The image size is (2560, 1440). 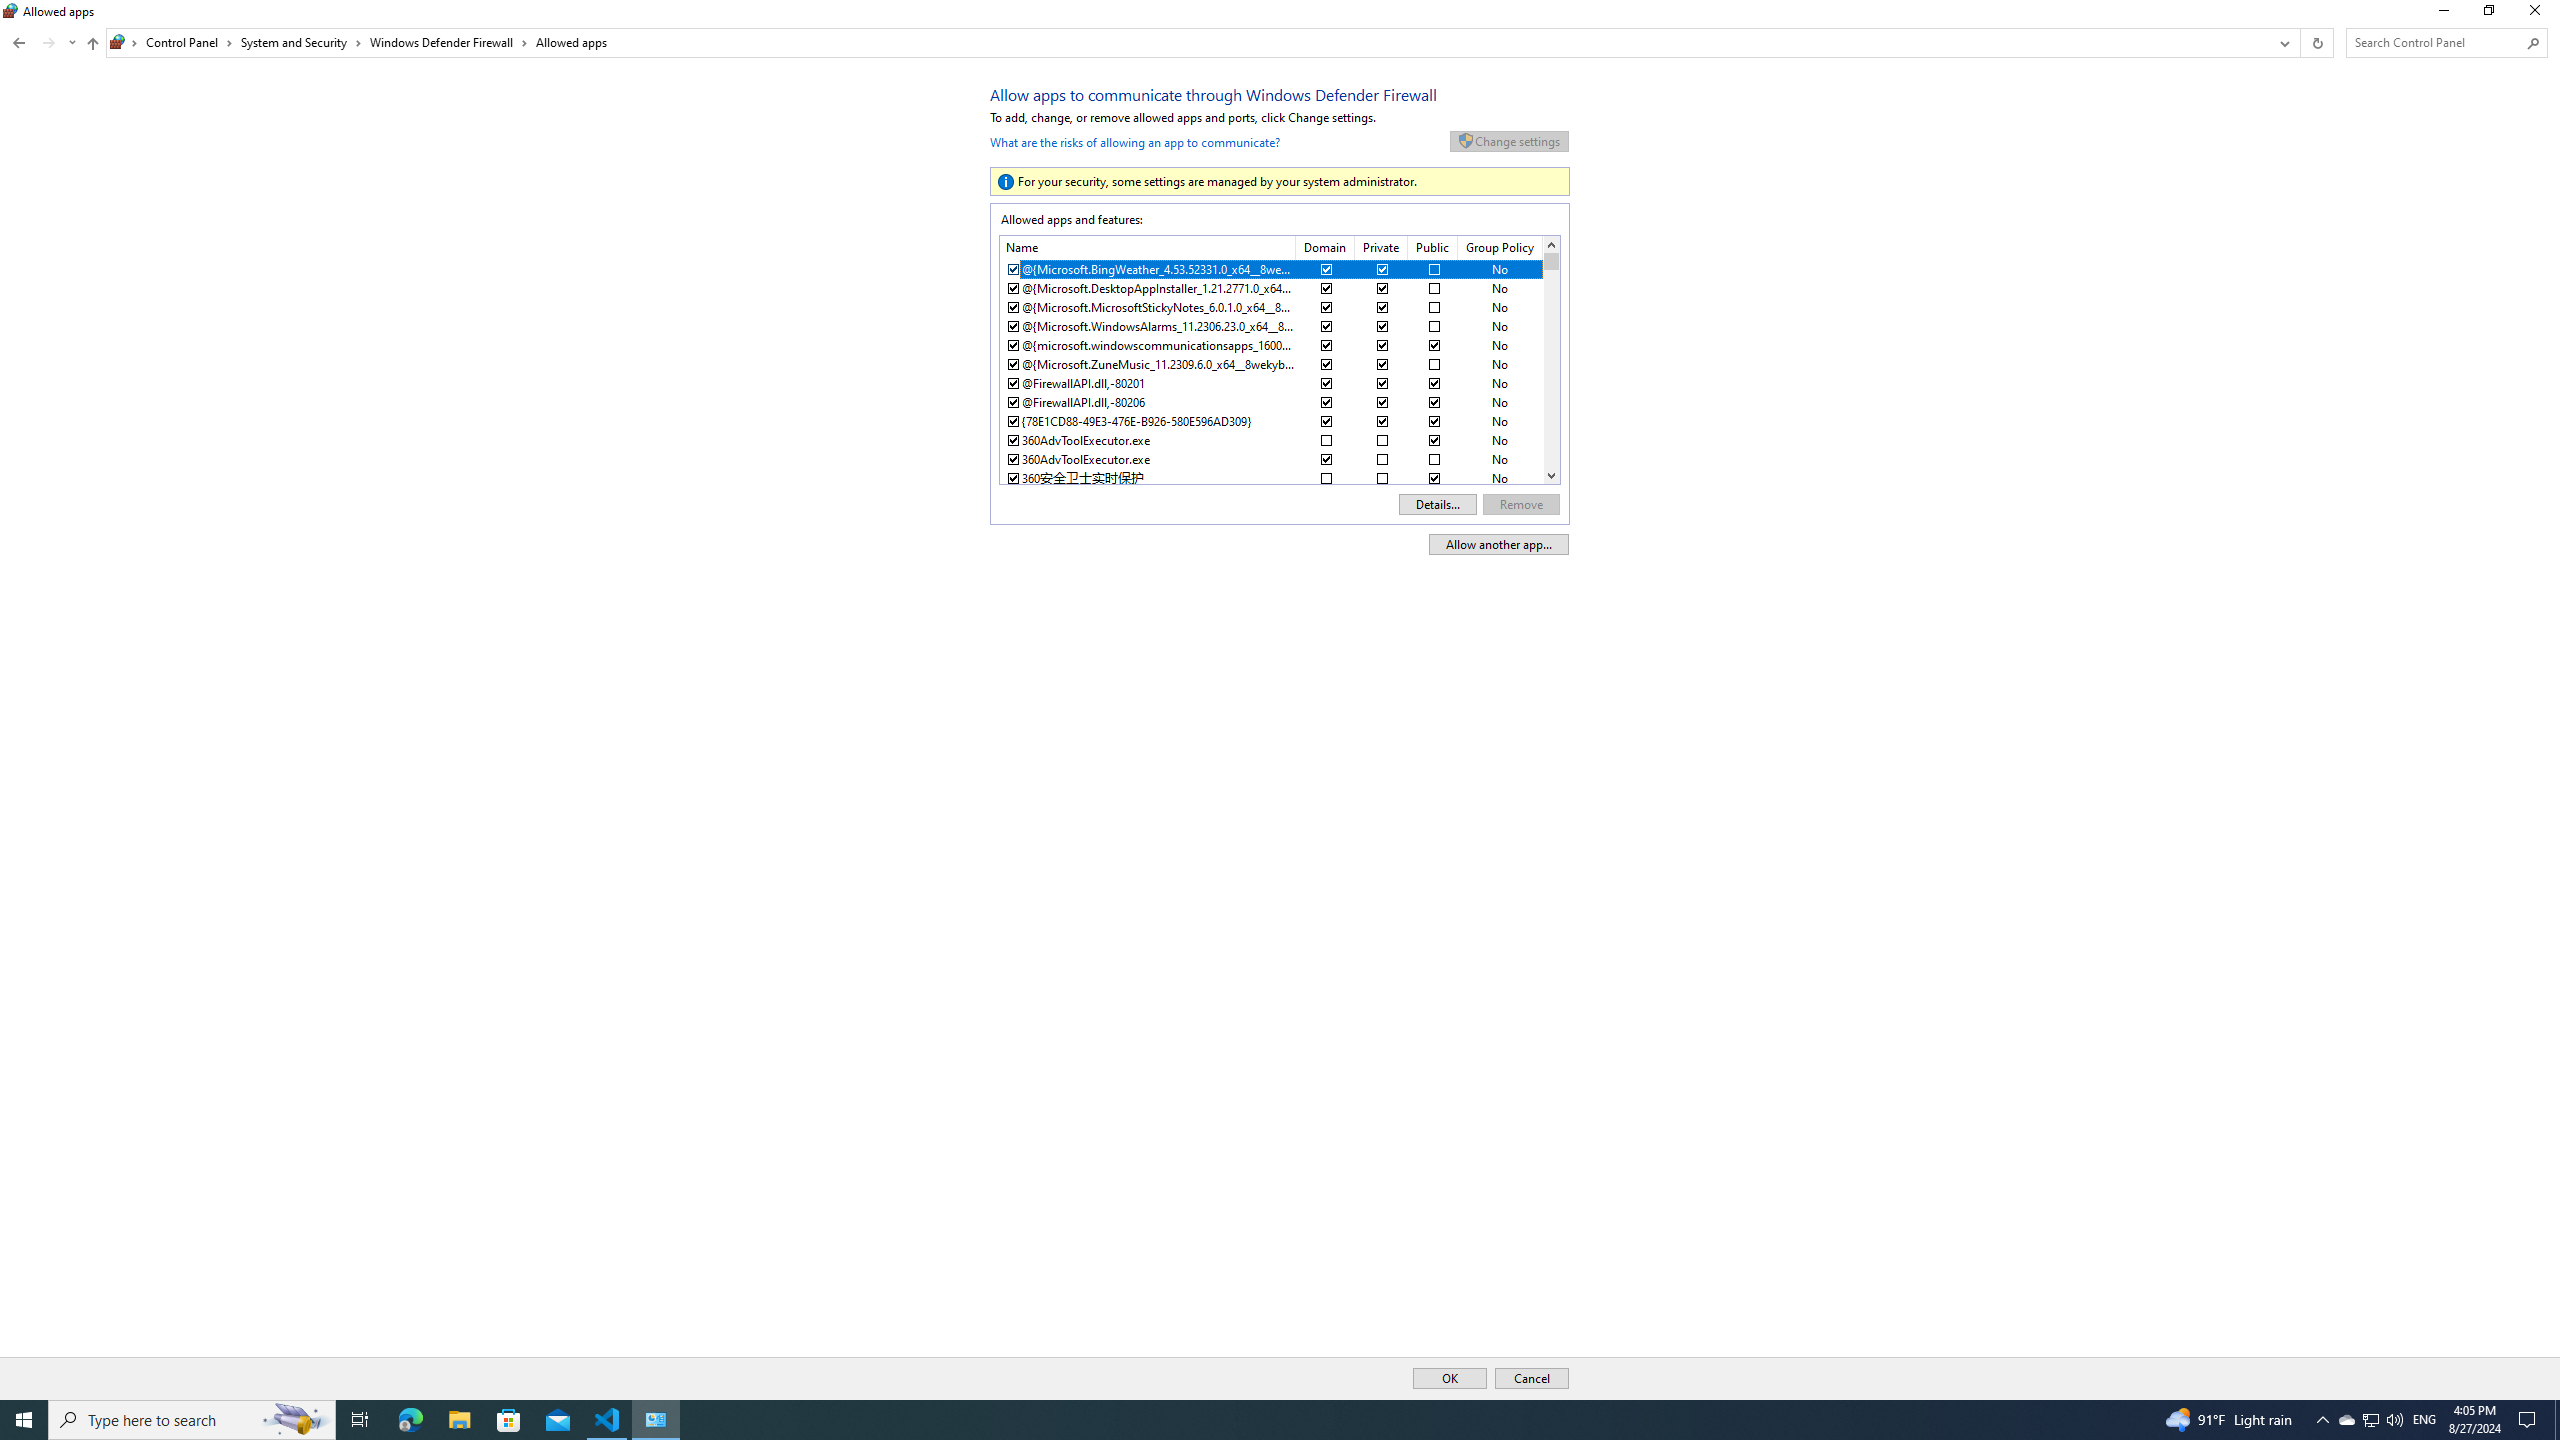 I want to click on 'Microsoft Edge', so click(x=409, y=1418).